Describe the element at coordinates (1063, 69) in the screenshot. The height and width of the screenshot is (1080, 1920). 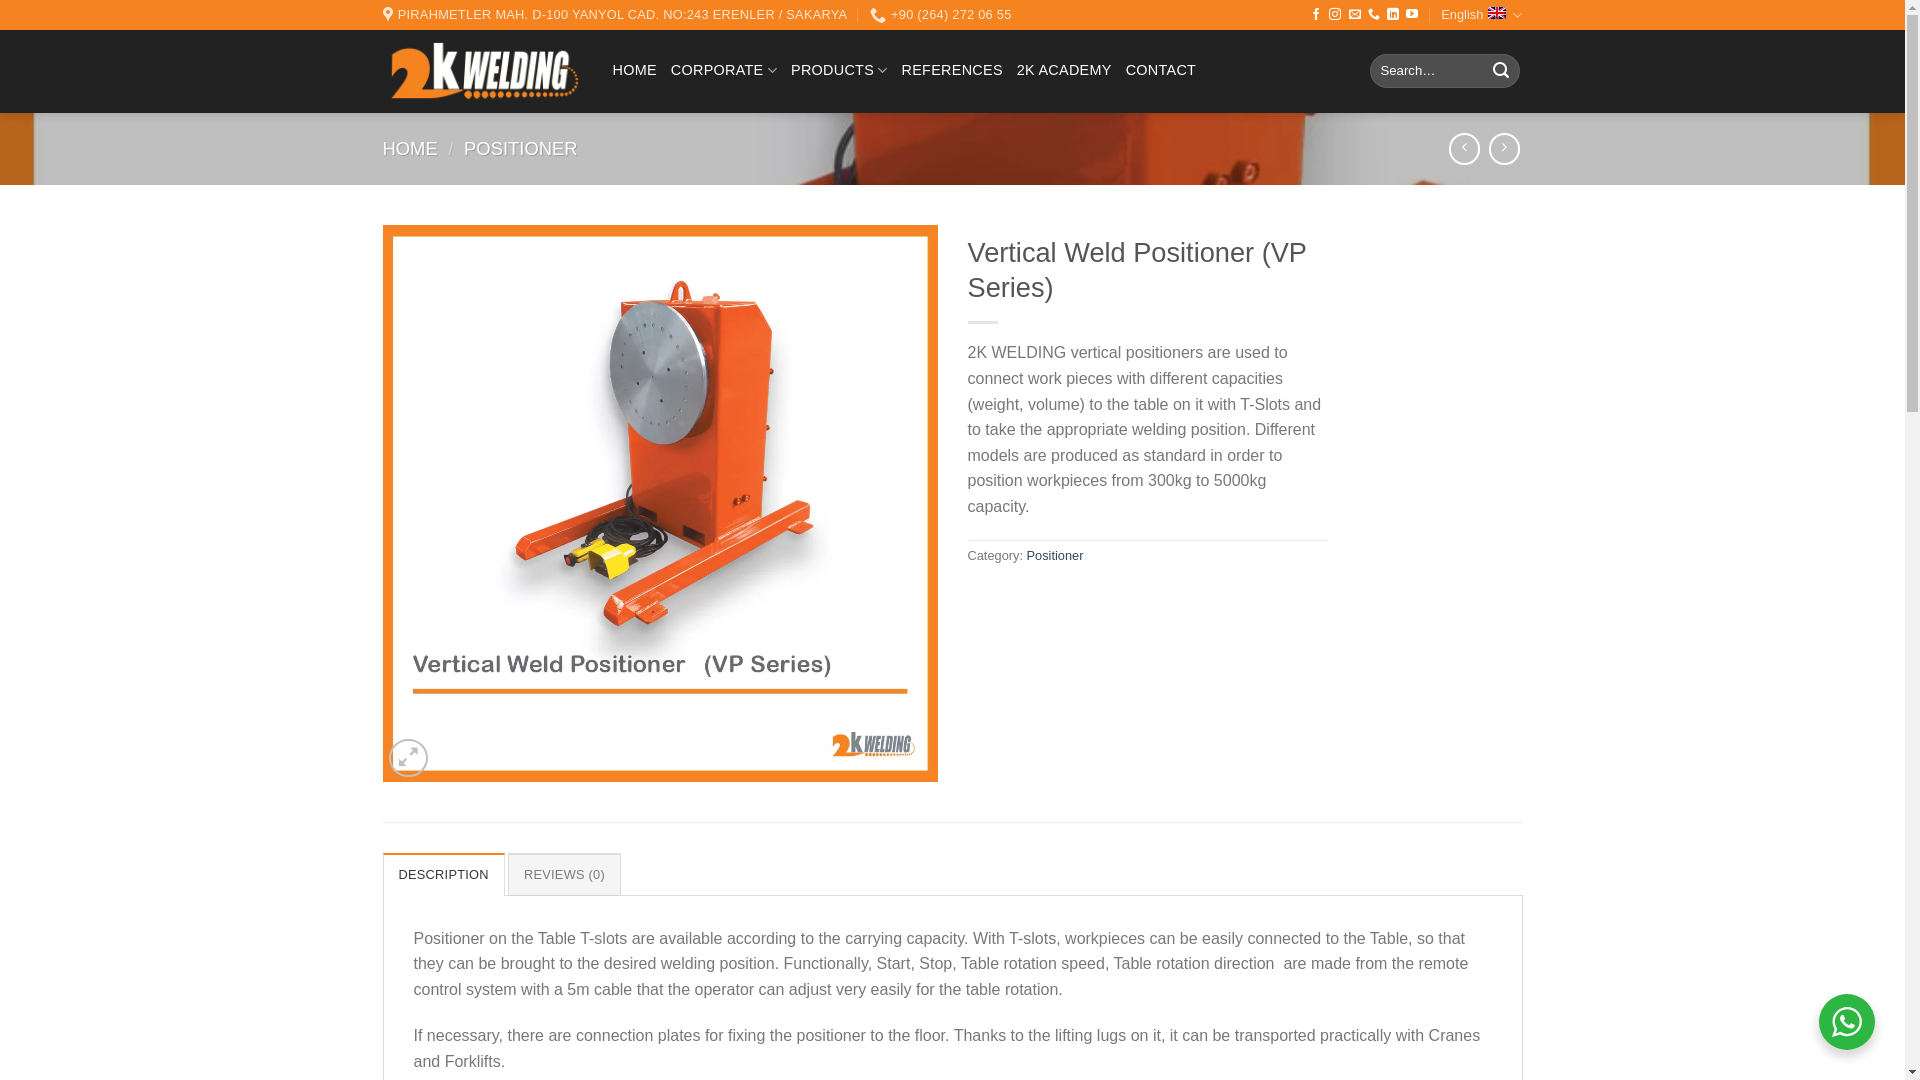
I see `'2K ACADEMY'` at that location.